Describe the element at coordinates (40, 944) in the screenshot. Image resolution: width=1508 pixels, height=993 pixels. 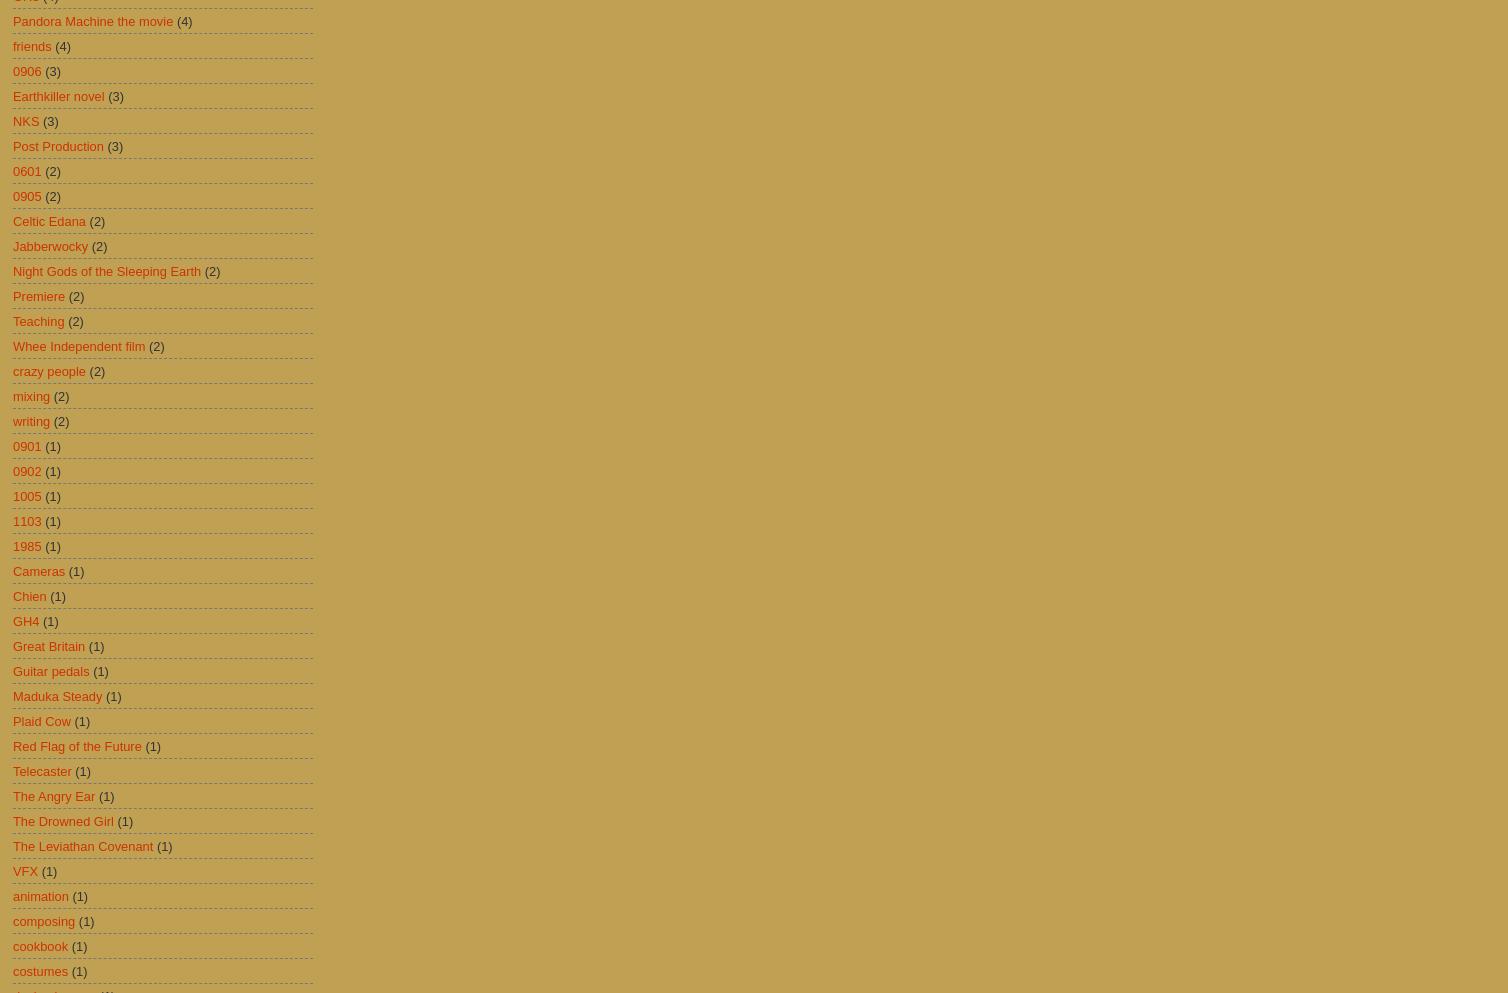
I see `'cookbook'` at that location.